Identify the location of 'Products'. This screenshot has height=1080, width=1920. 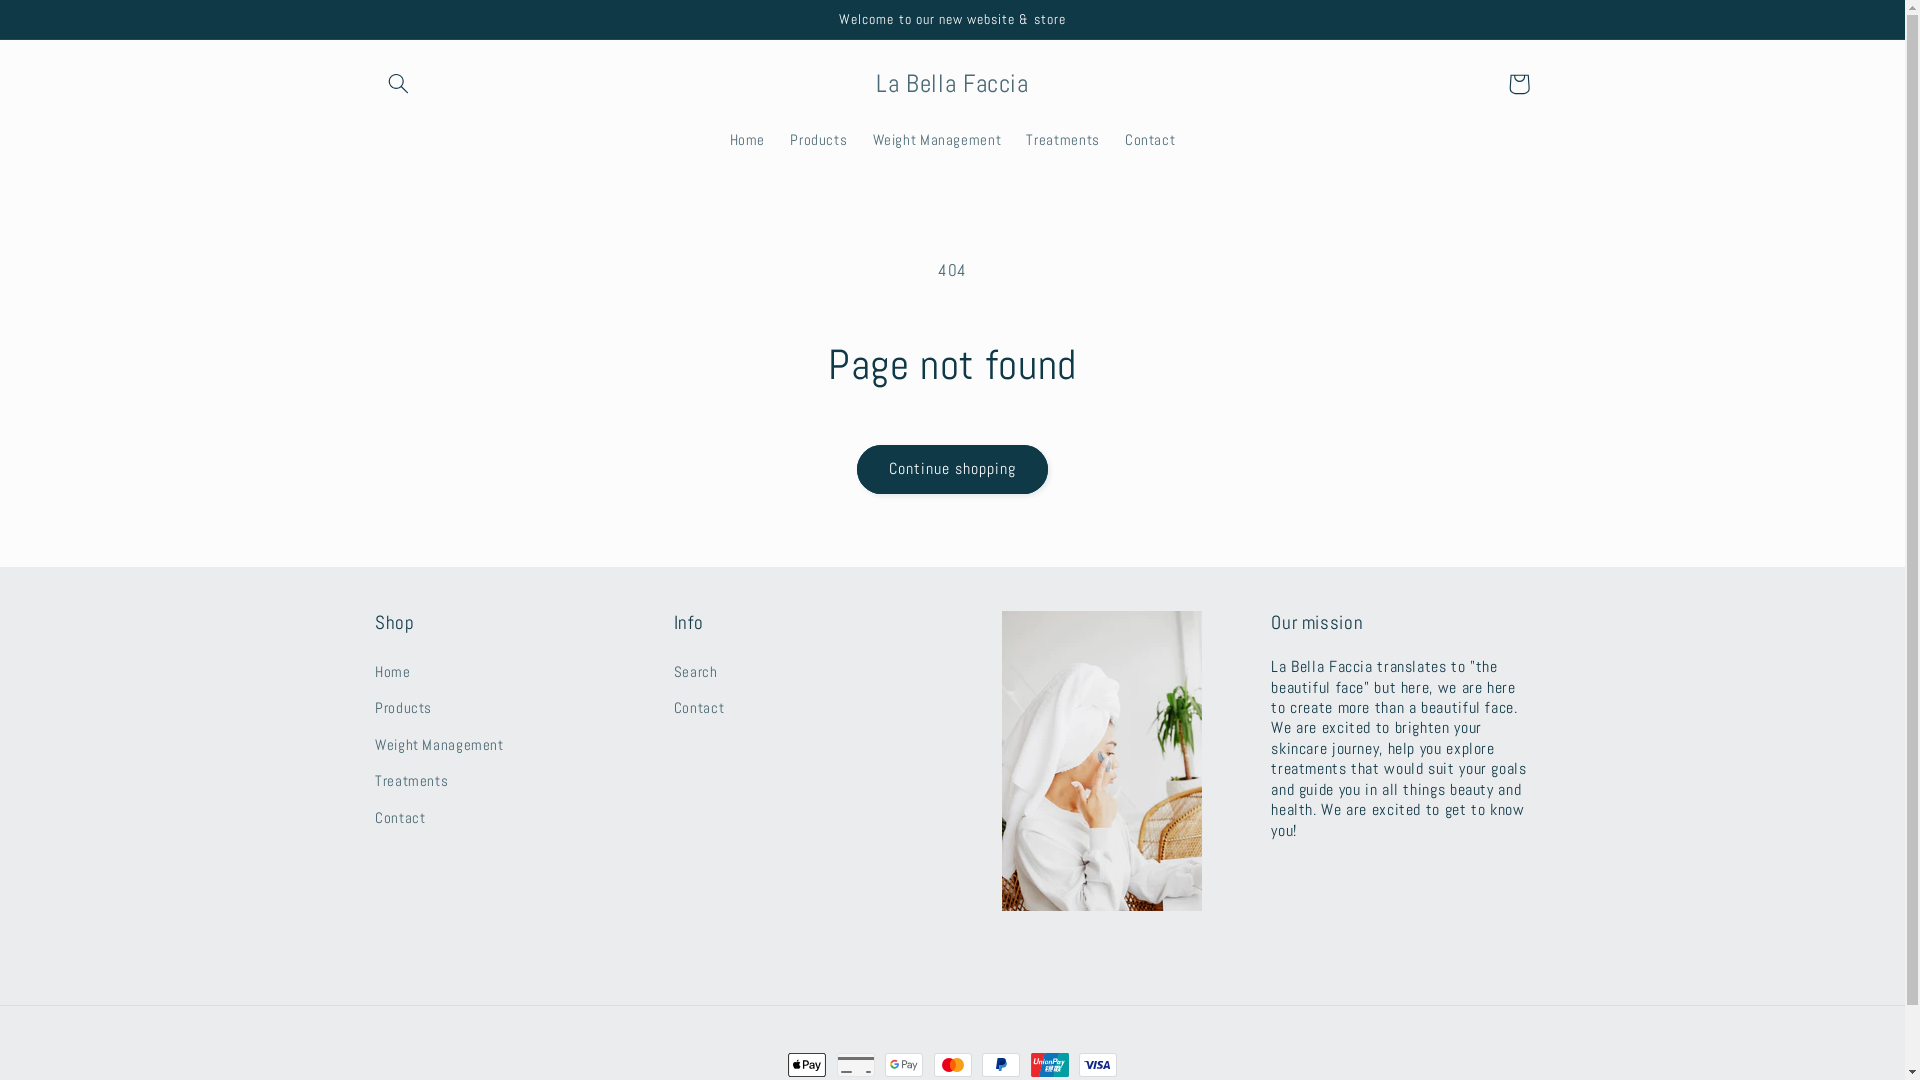
(819, 138).